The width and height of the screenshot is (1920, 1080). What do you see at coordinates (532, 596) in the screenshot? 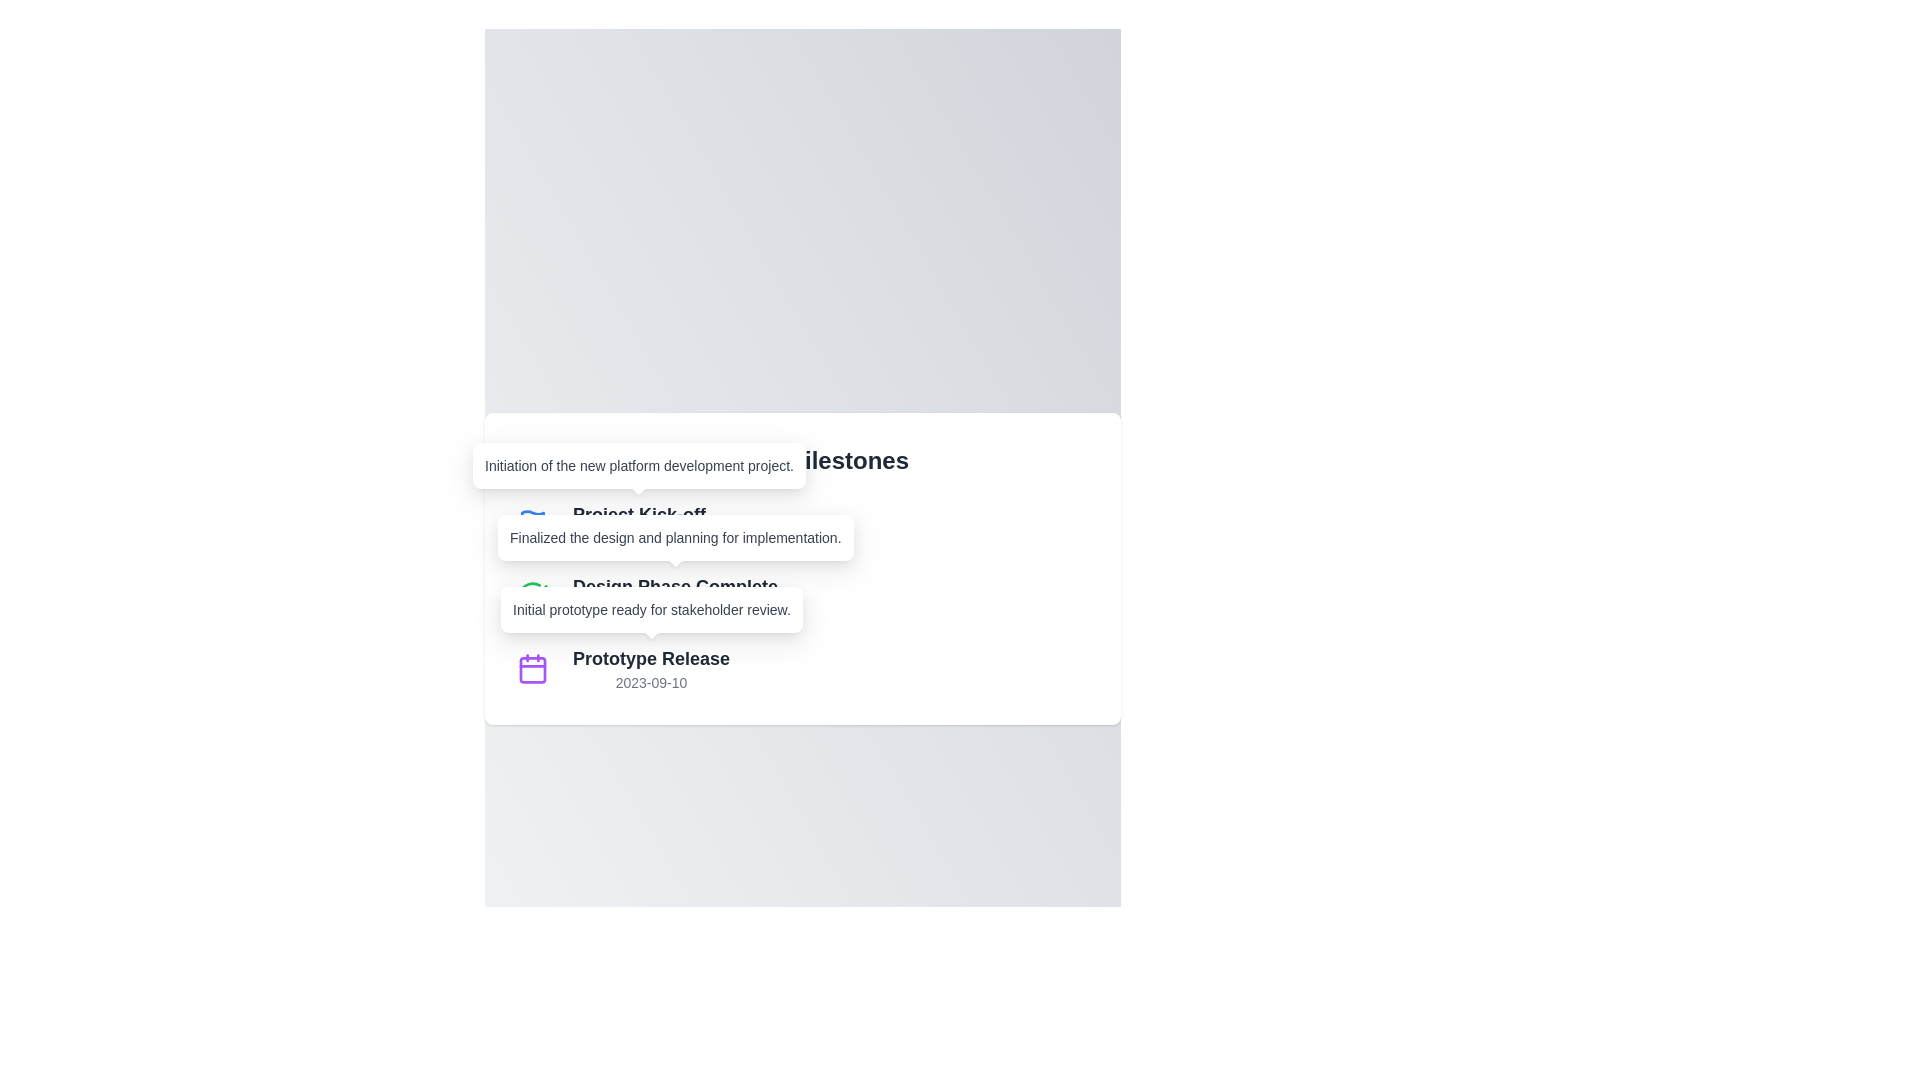
I see `the circular green icon with a checkmark inside it, which signifies success and is located in the center-left of the milestone card labeled 'Design Phase Complete'` at bounding box center [532, 596].